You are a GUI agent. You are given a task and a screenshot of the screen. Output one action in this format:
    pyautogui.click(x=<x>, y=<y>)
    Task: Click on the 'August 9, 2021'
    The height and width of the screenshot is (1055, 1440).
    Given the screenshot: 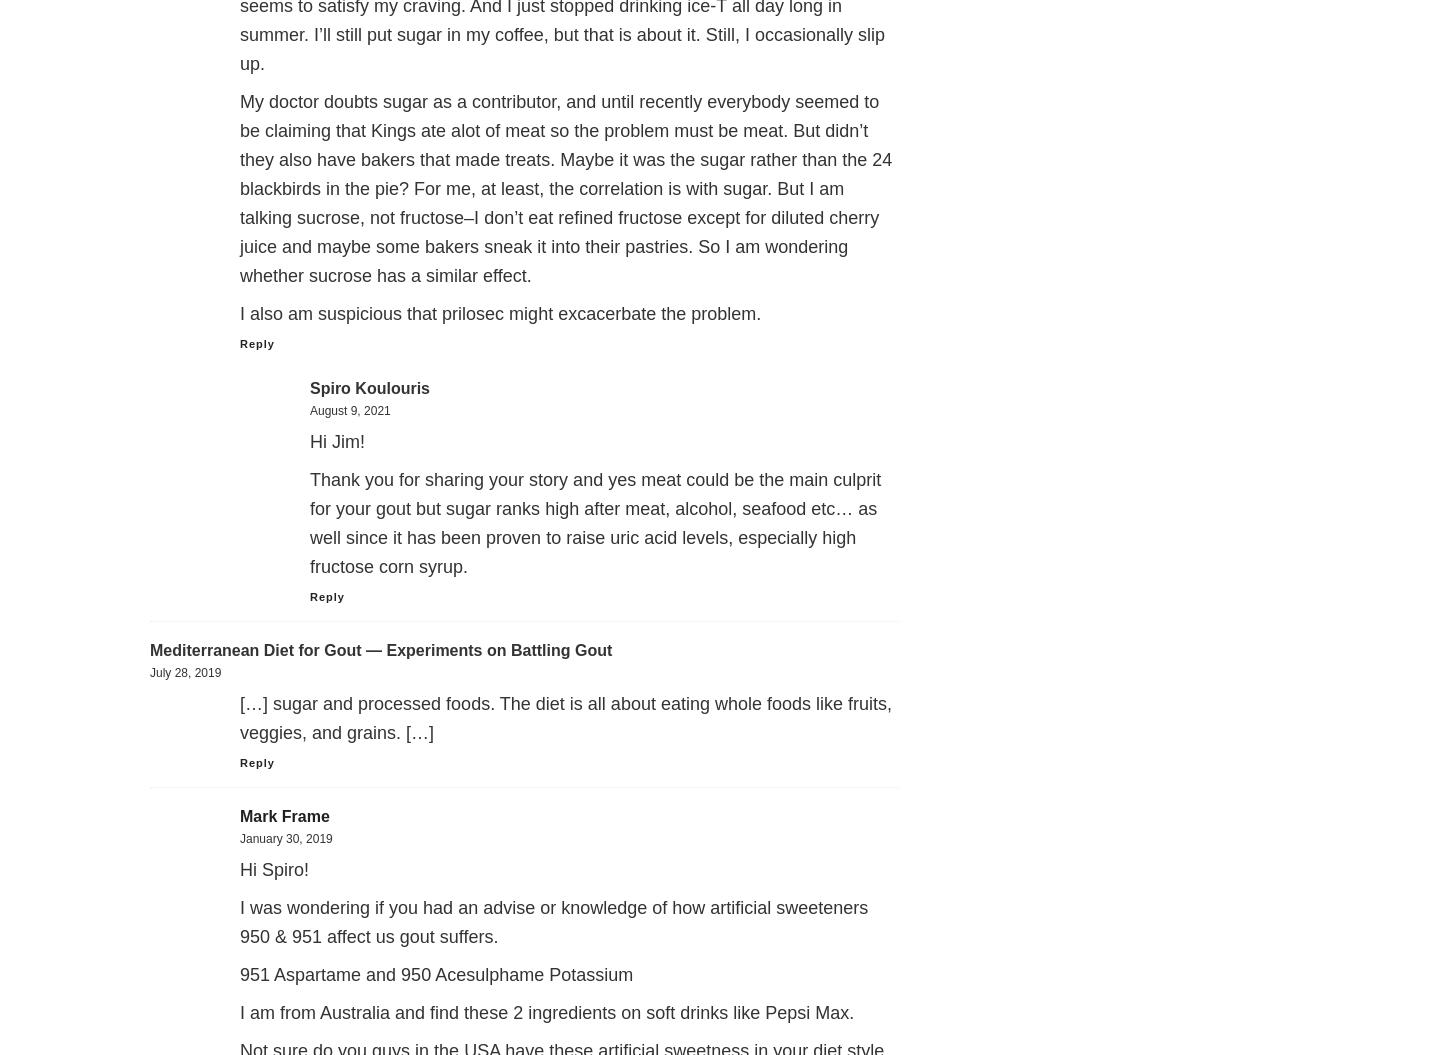 What is the action you would take?
    pyautogui.click(x=350, y=410)
    